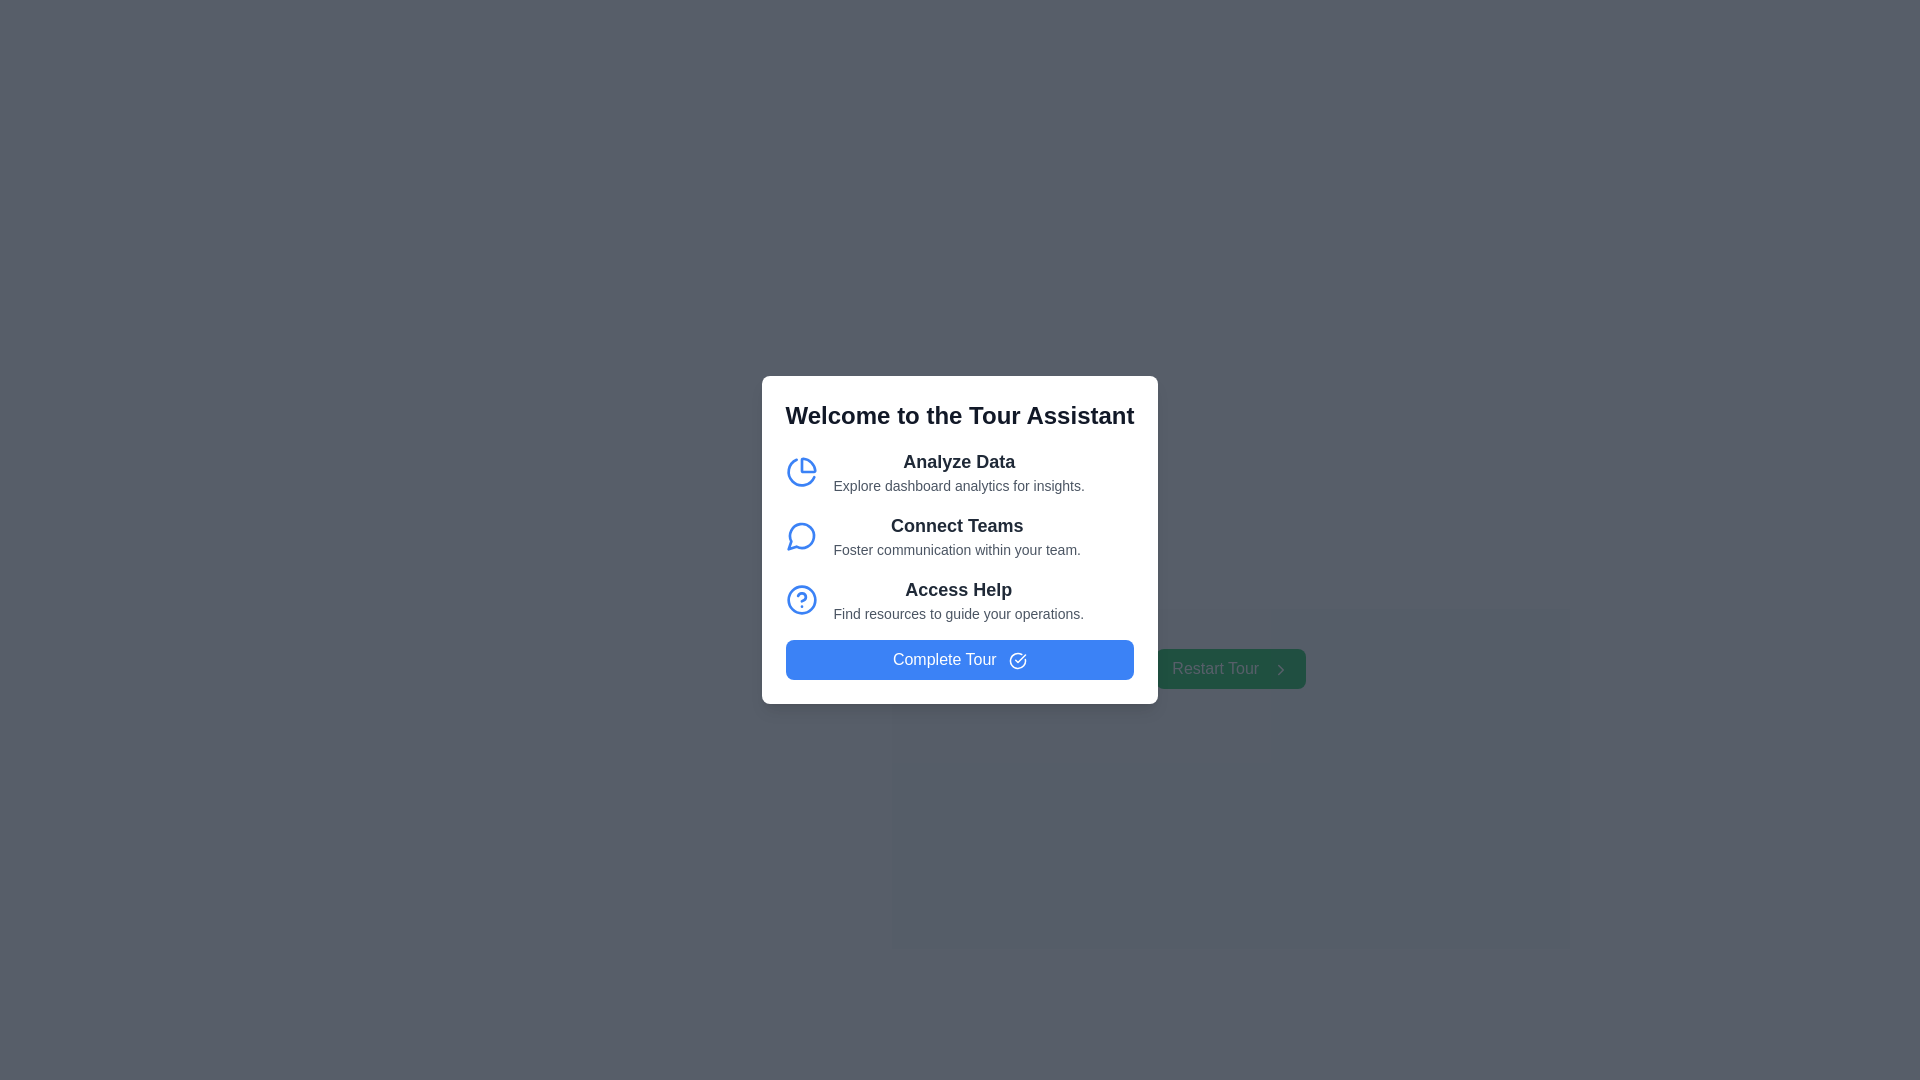  Describe the element at coordinates (958, 486) in the screenshot. I see `the descriptive text element that provides context to the 'Analyze Data' heading within the 'Welcome to the Tour Assistant' modal` at that location.